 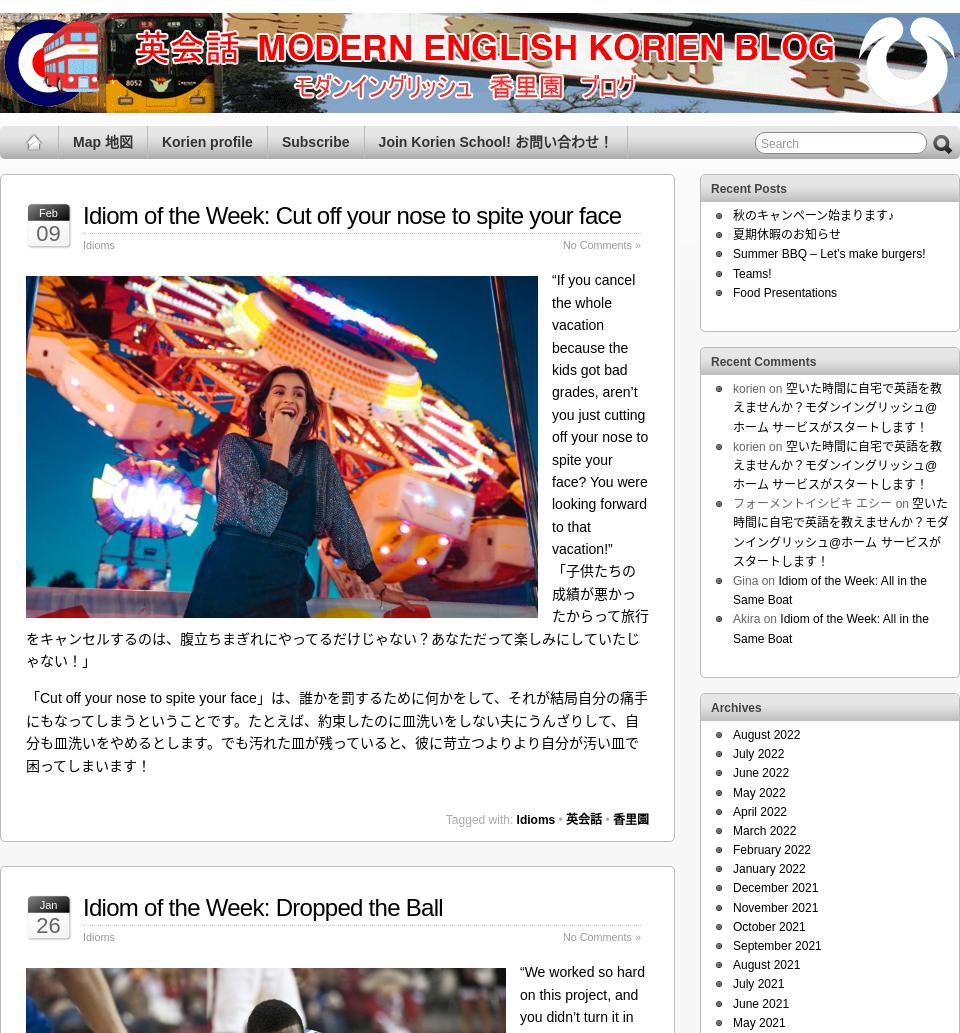 What do you see at coordinates (731, 1002) in the screenshot?
I see `'June 2021'` at bounding box center [731, 1002].